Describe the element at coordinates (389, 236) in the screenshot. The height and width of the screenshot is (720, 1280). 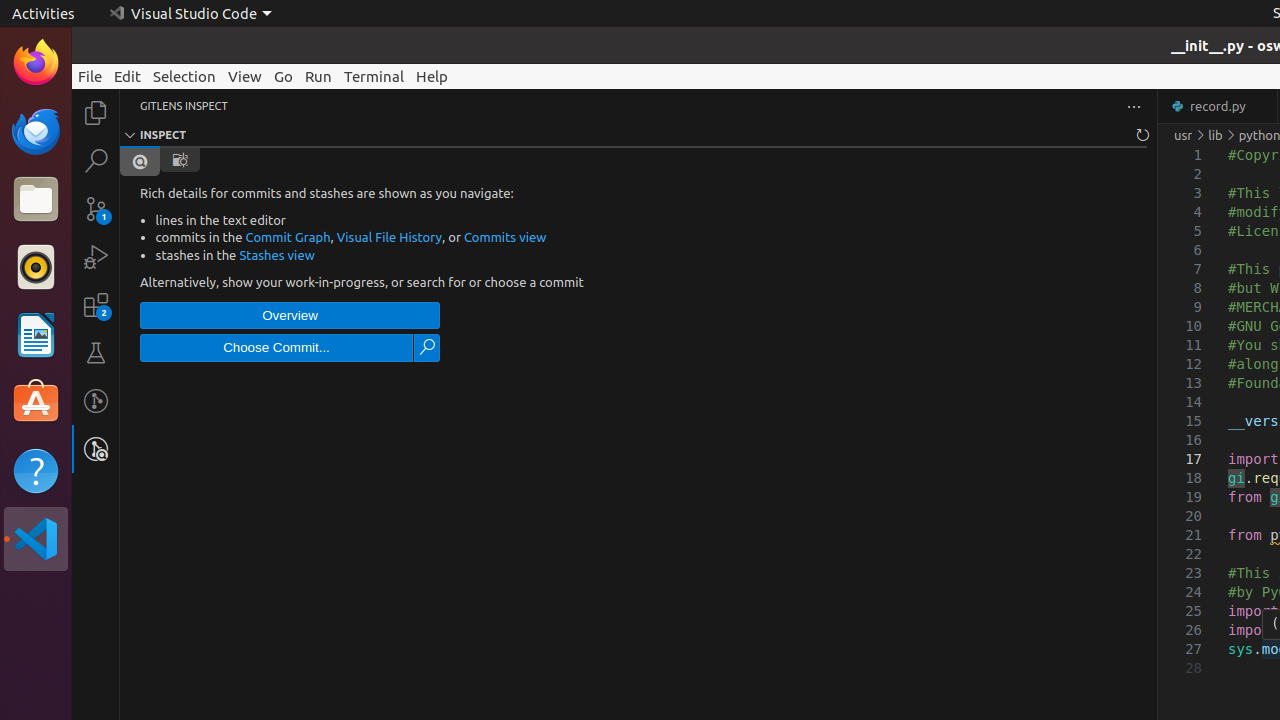
I see `'Visual File History'` at that location.